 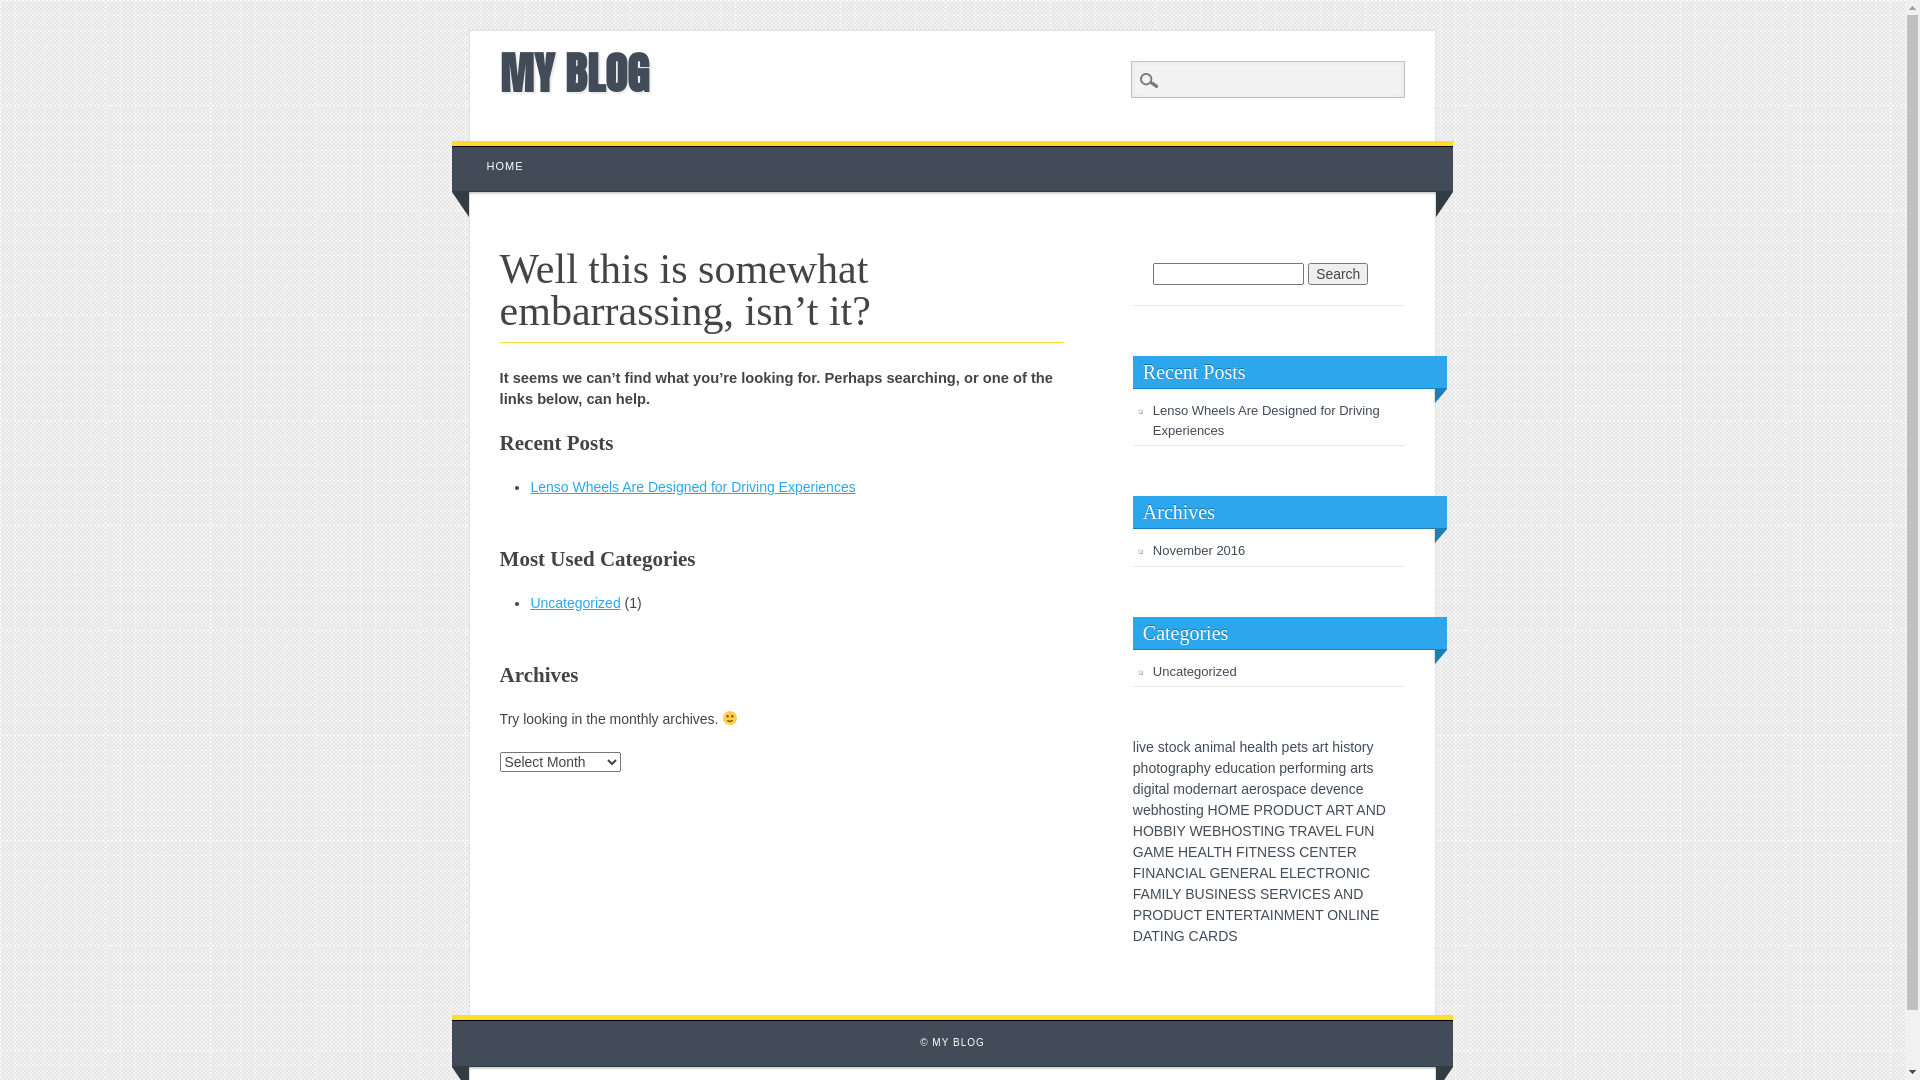 What do you see at coordinates (1200, 852) in the screenshot?
I see `'A'` at bounding box center [1200, 852].